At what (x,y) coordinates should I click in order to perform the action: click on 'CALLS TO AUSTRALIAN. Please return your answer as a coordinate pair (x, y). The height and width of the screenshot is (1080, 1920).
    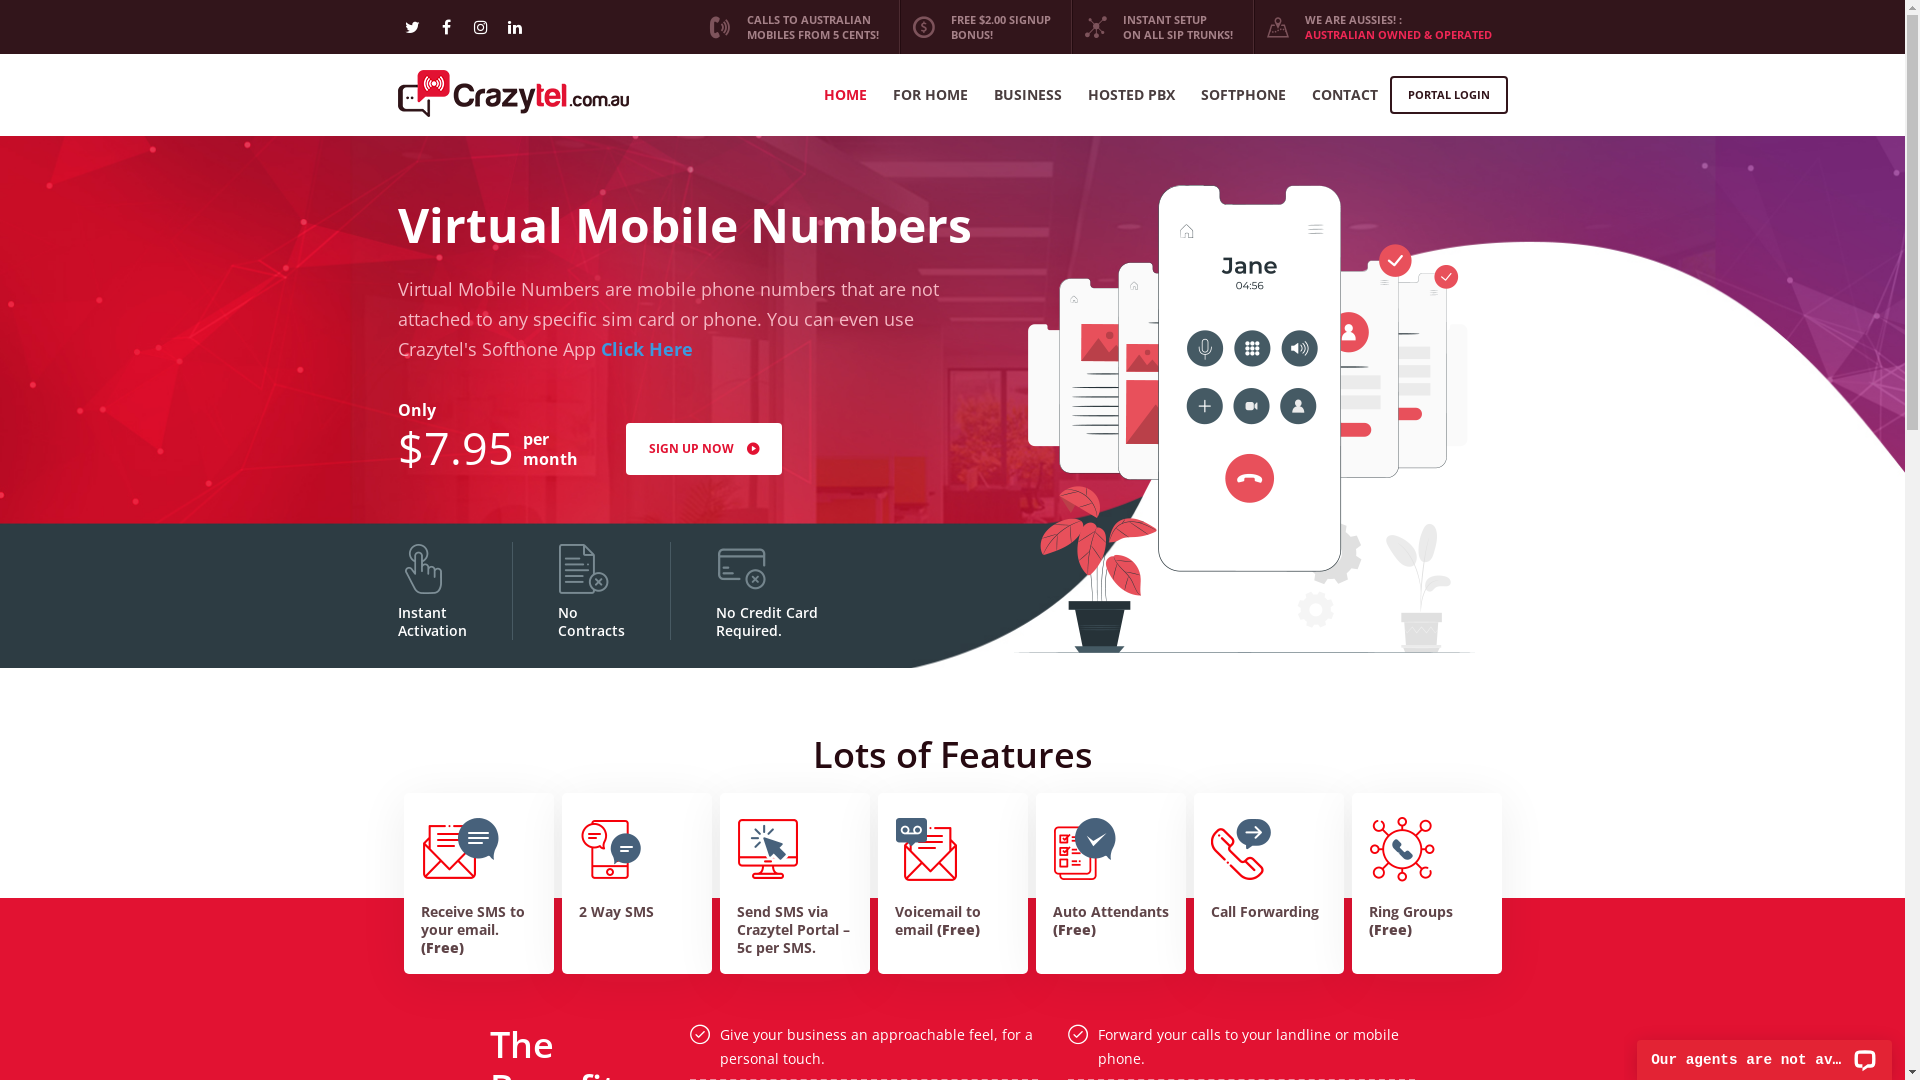
    Looking at the image, I should click on (792, 27).